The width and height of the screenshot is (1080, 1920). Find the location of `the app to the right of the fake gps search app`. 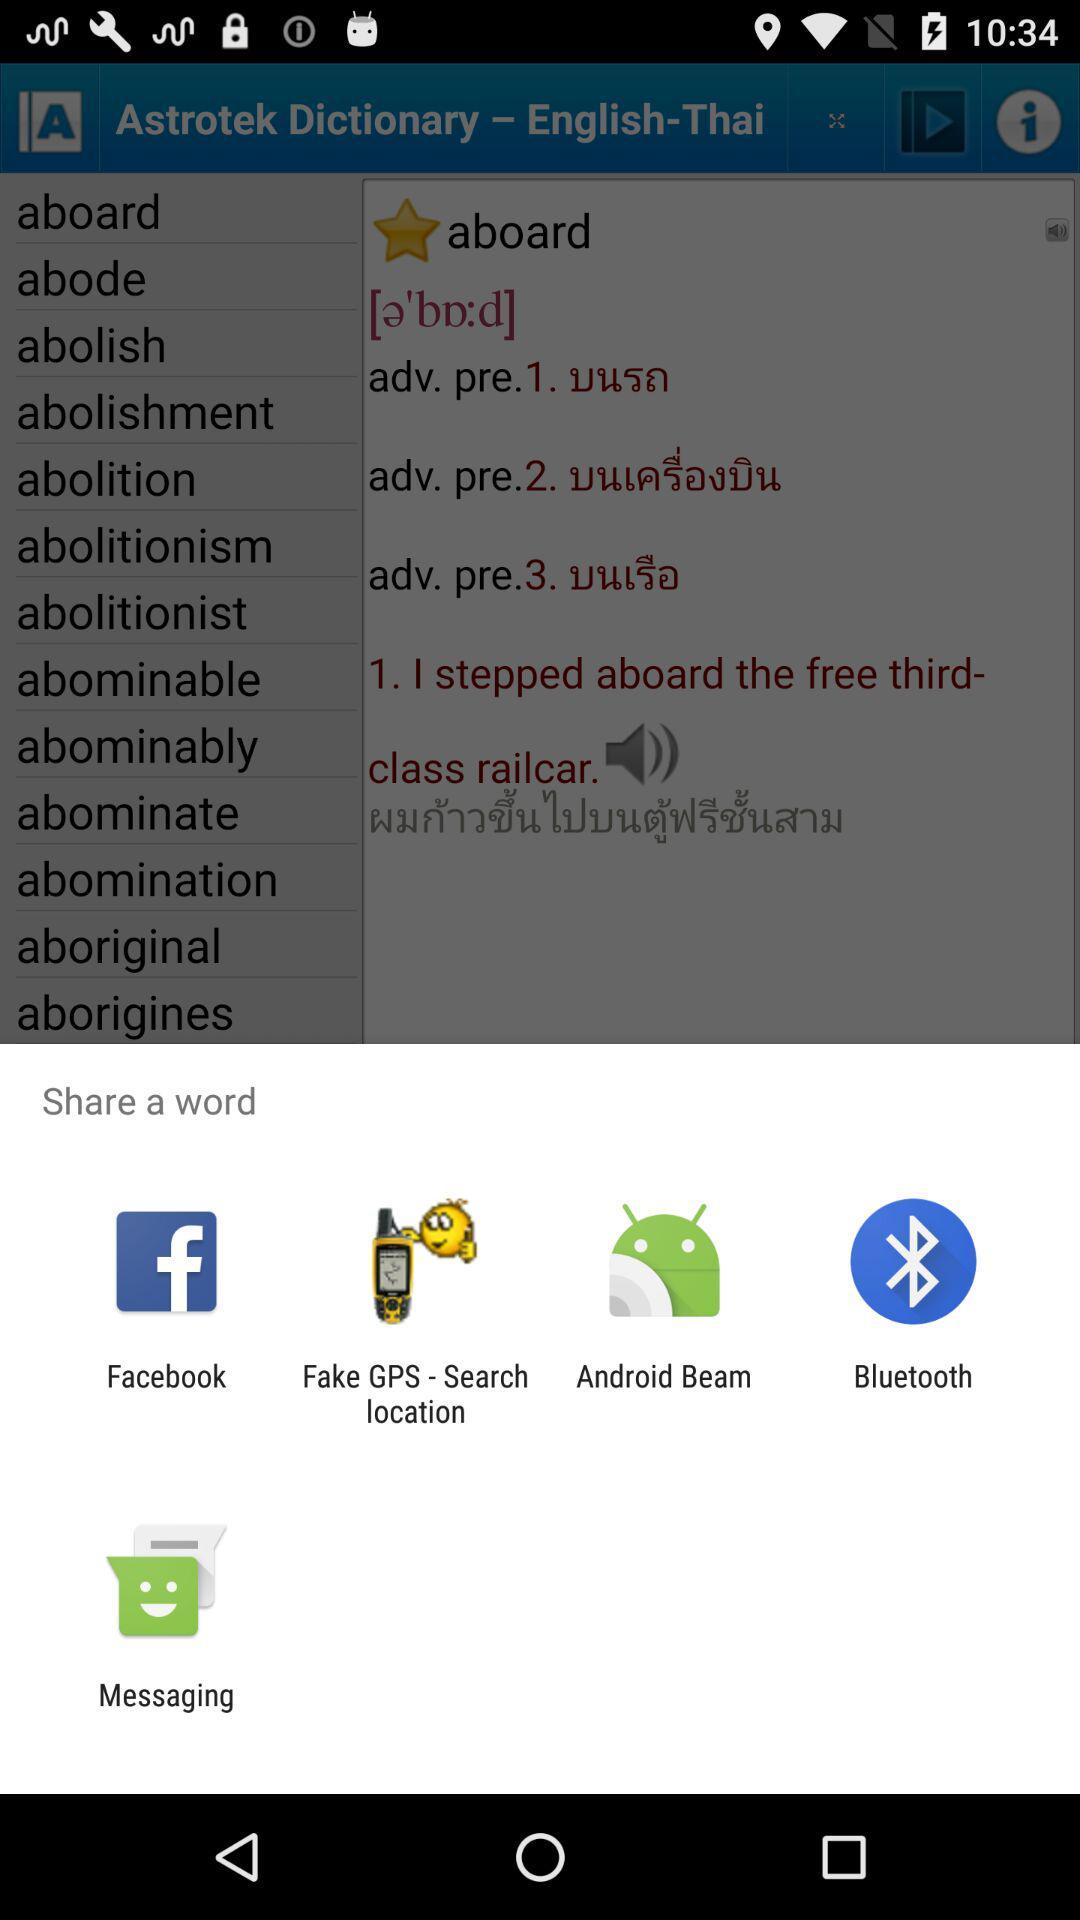

the app to the right of the fake gps search app is located at coordinates (664, 1392).